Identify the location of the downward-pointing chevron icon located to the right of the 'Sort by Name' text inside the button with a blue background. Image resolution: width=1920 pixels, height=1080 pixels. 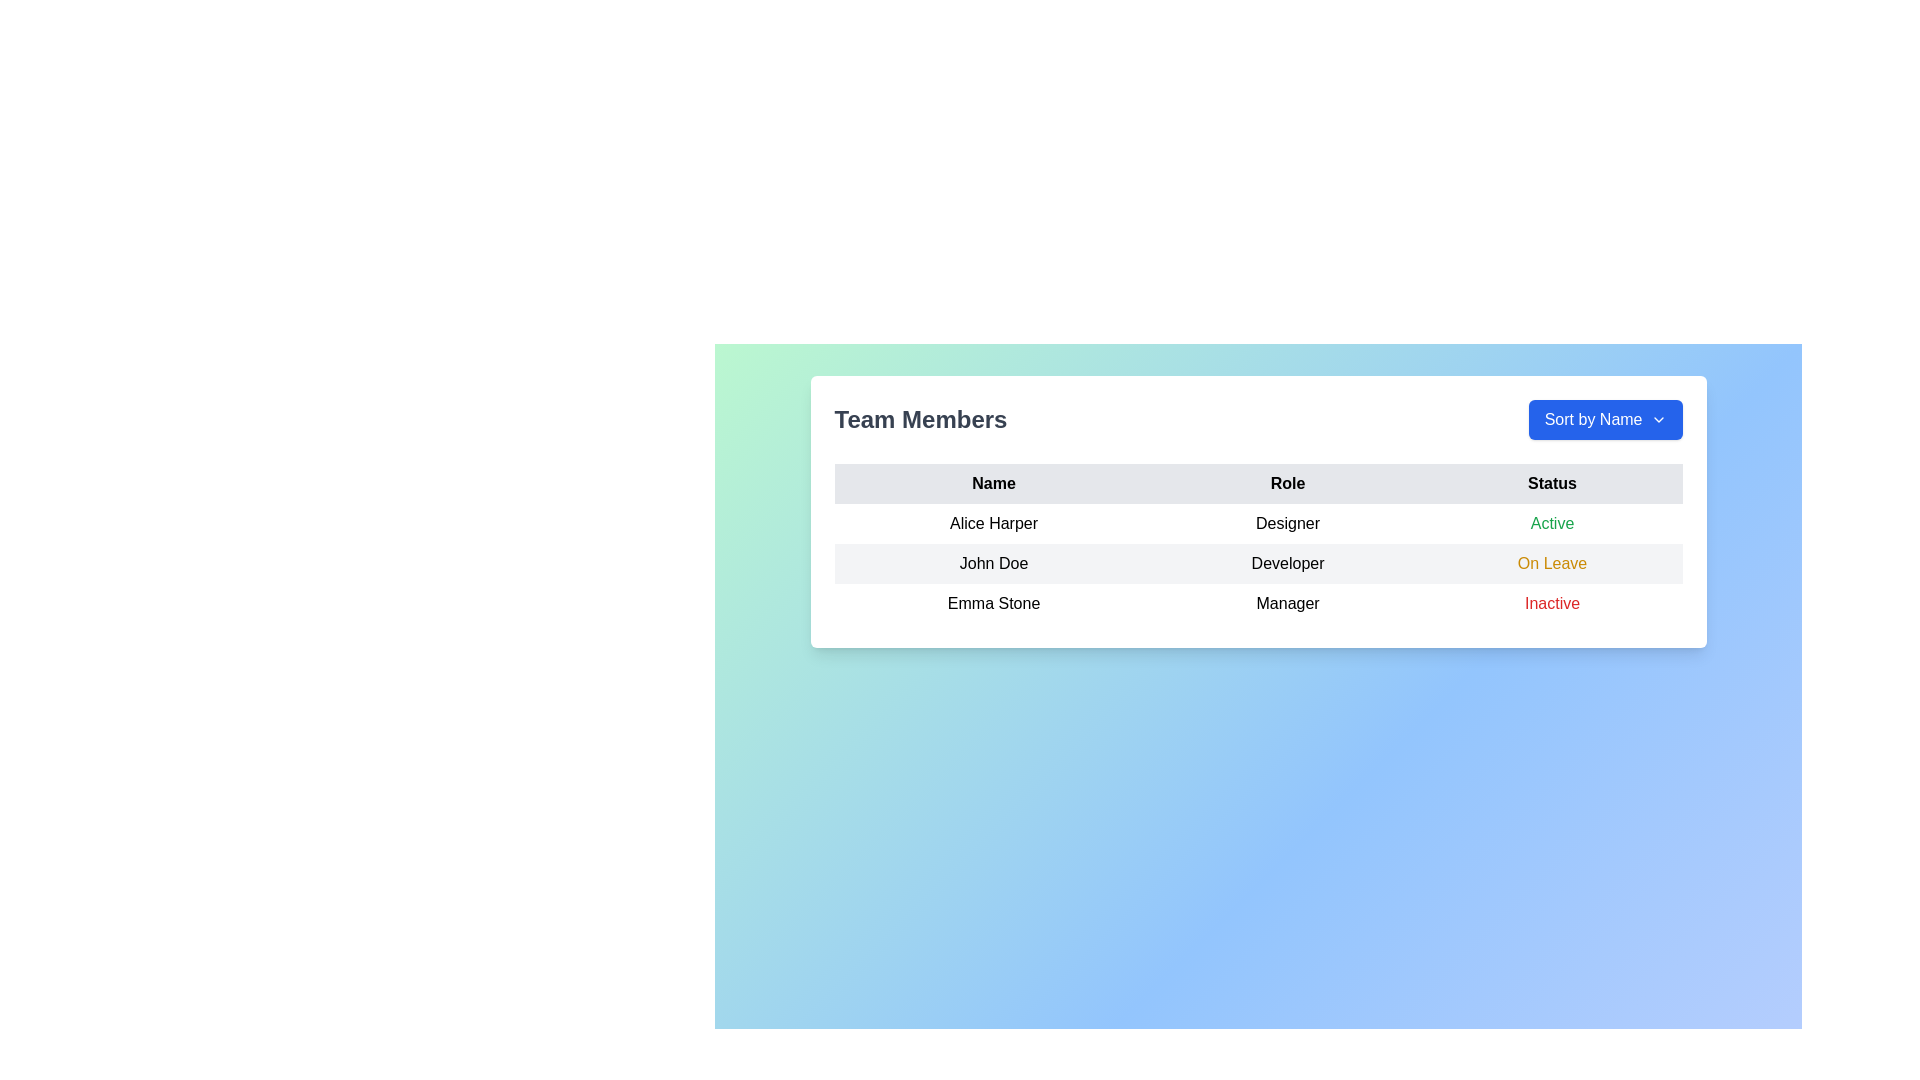
(1658, 419).